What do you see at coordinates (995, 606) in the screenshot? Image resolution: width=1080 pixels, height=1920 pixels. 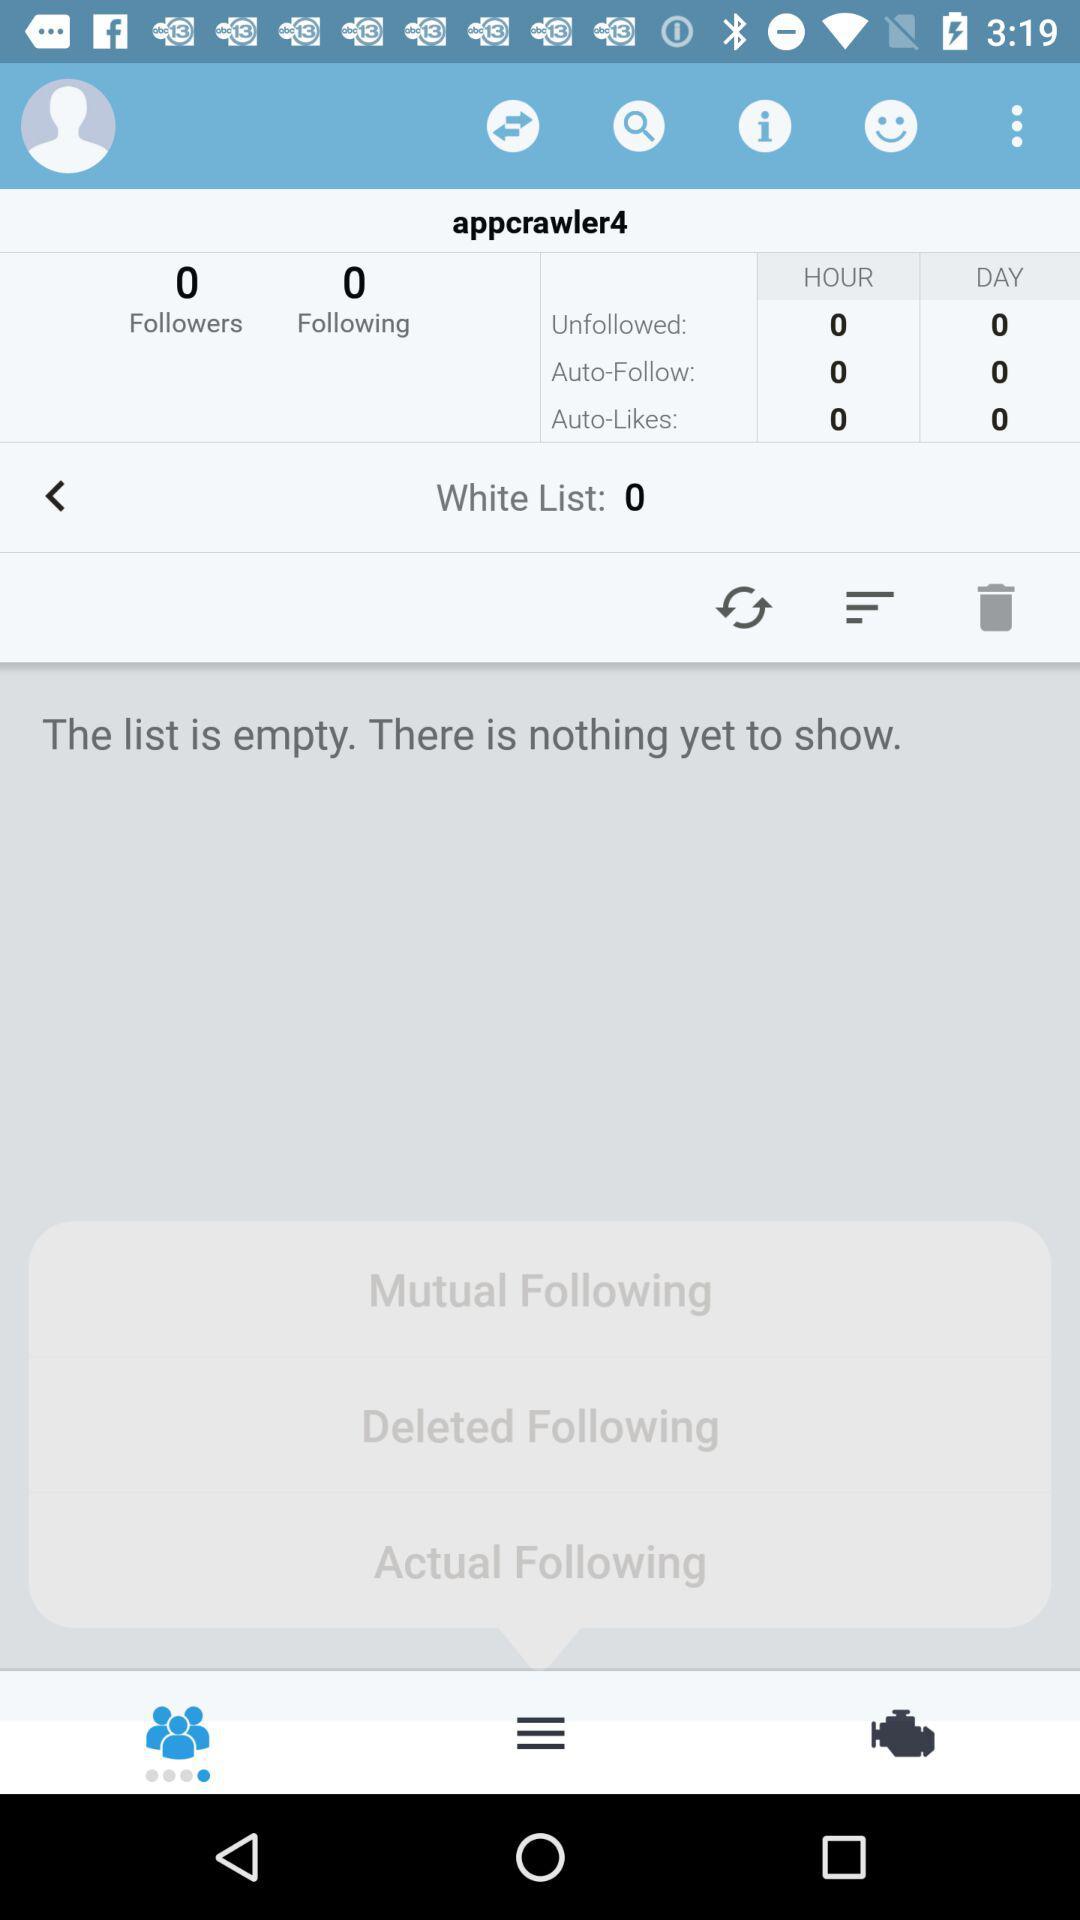 I see `delete box` at bounding box center [995, 606].